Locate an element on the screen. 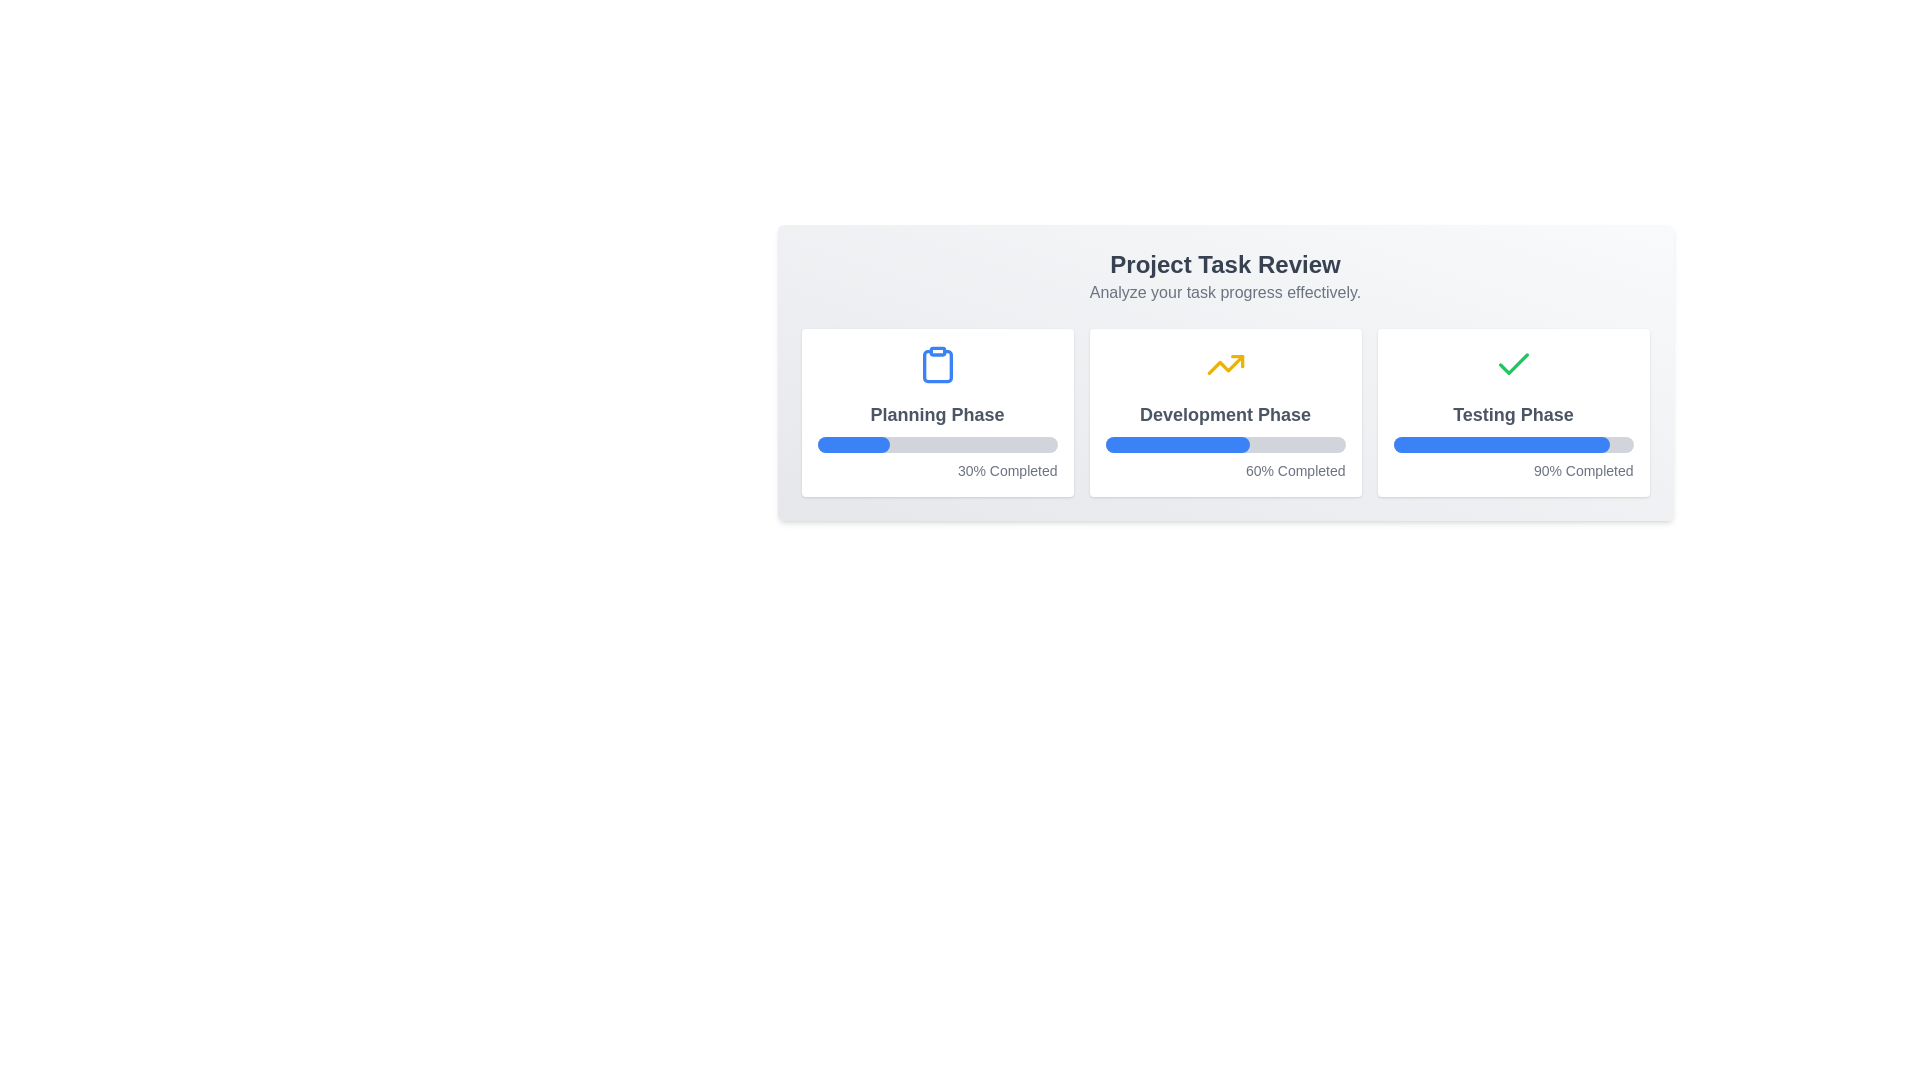 The image size is (1920, 1080). the text label 'Development Phase' which is styled in bold and positioned in the middle card of three horizontal cards is located at coordinates (1224, 414).